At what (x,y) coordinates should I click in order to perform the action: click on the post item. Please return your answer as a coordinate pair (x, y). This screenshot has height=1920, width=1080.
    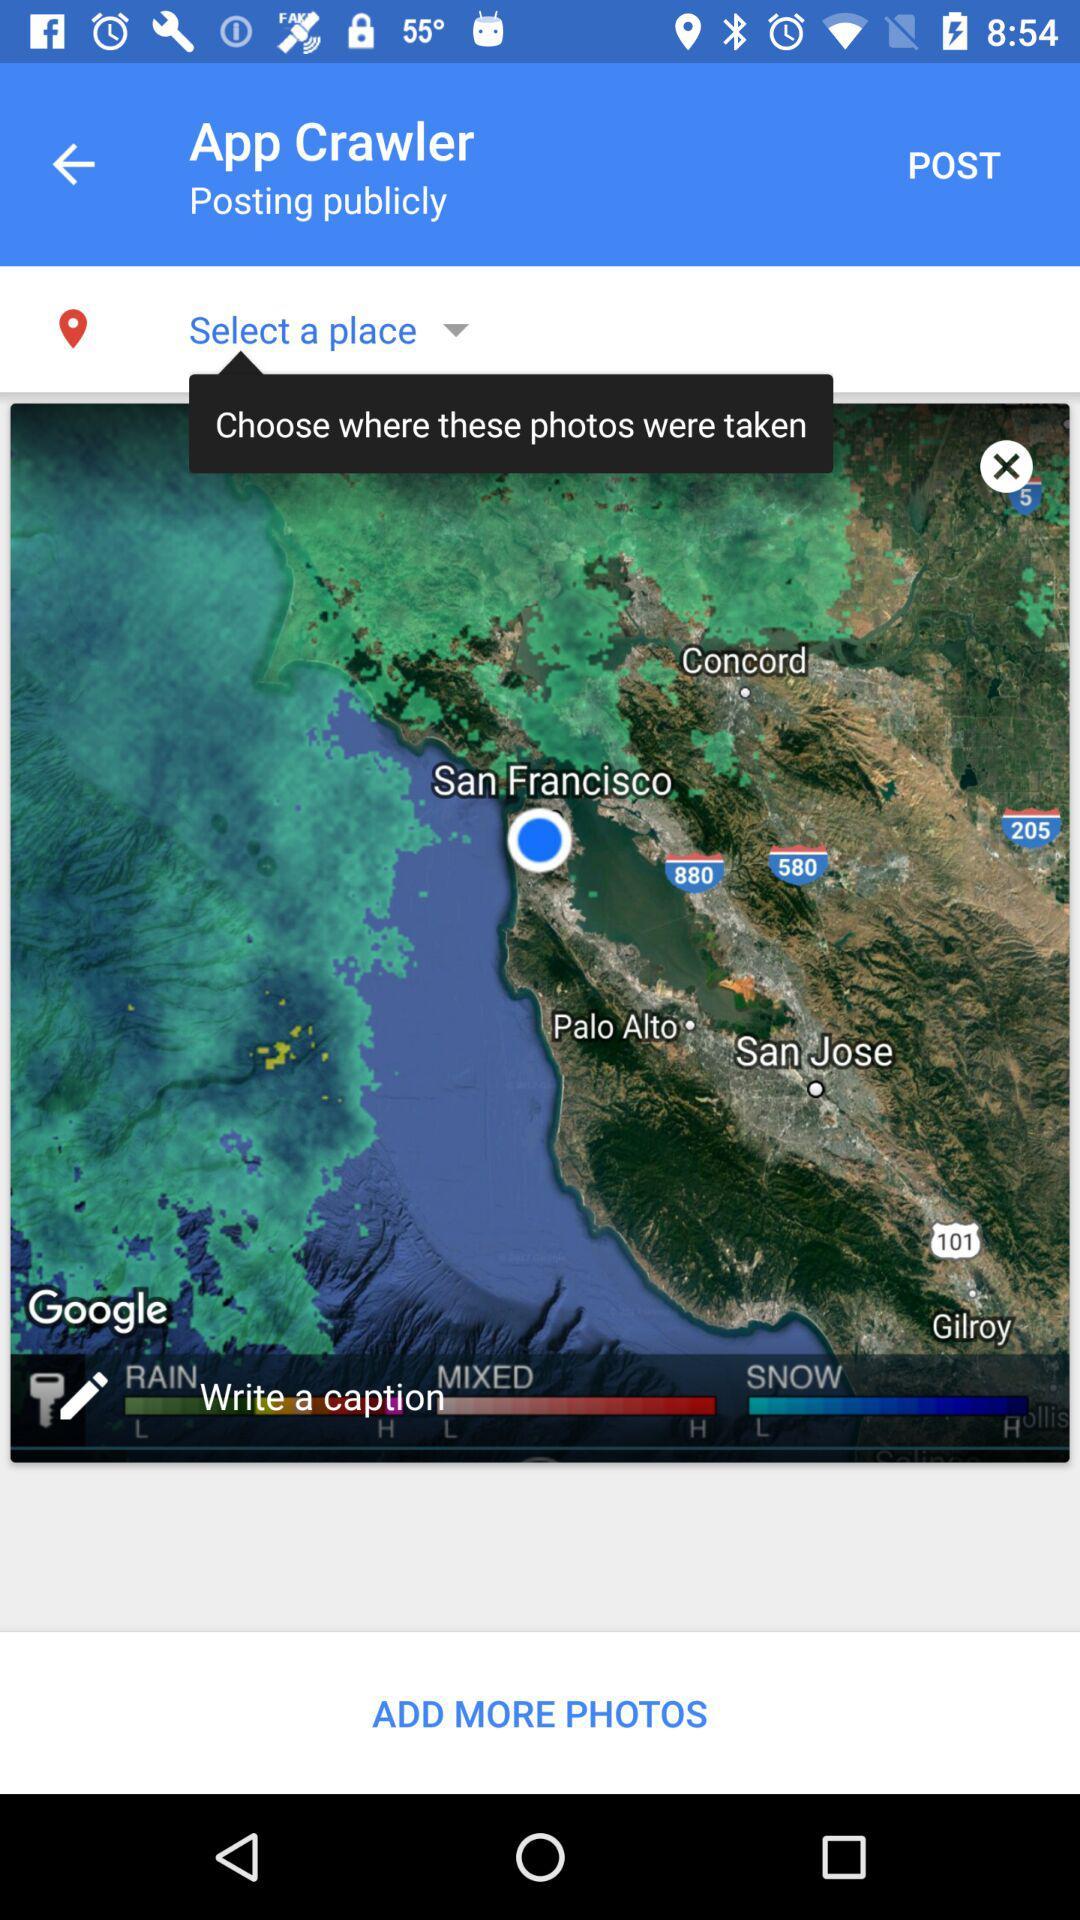
    Looking at the image, I should click on (952, 164).